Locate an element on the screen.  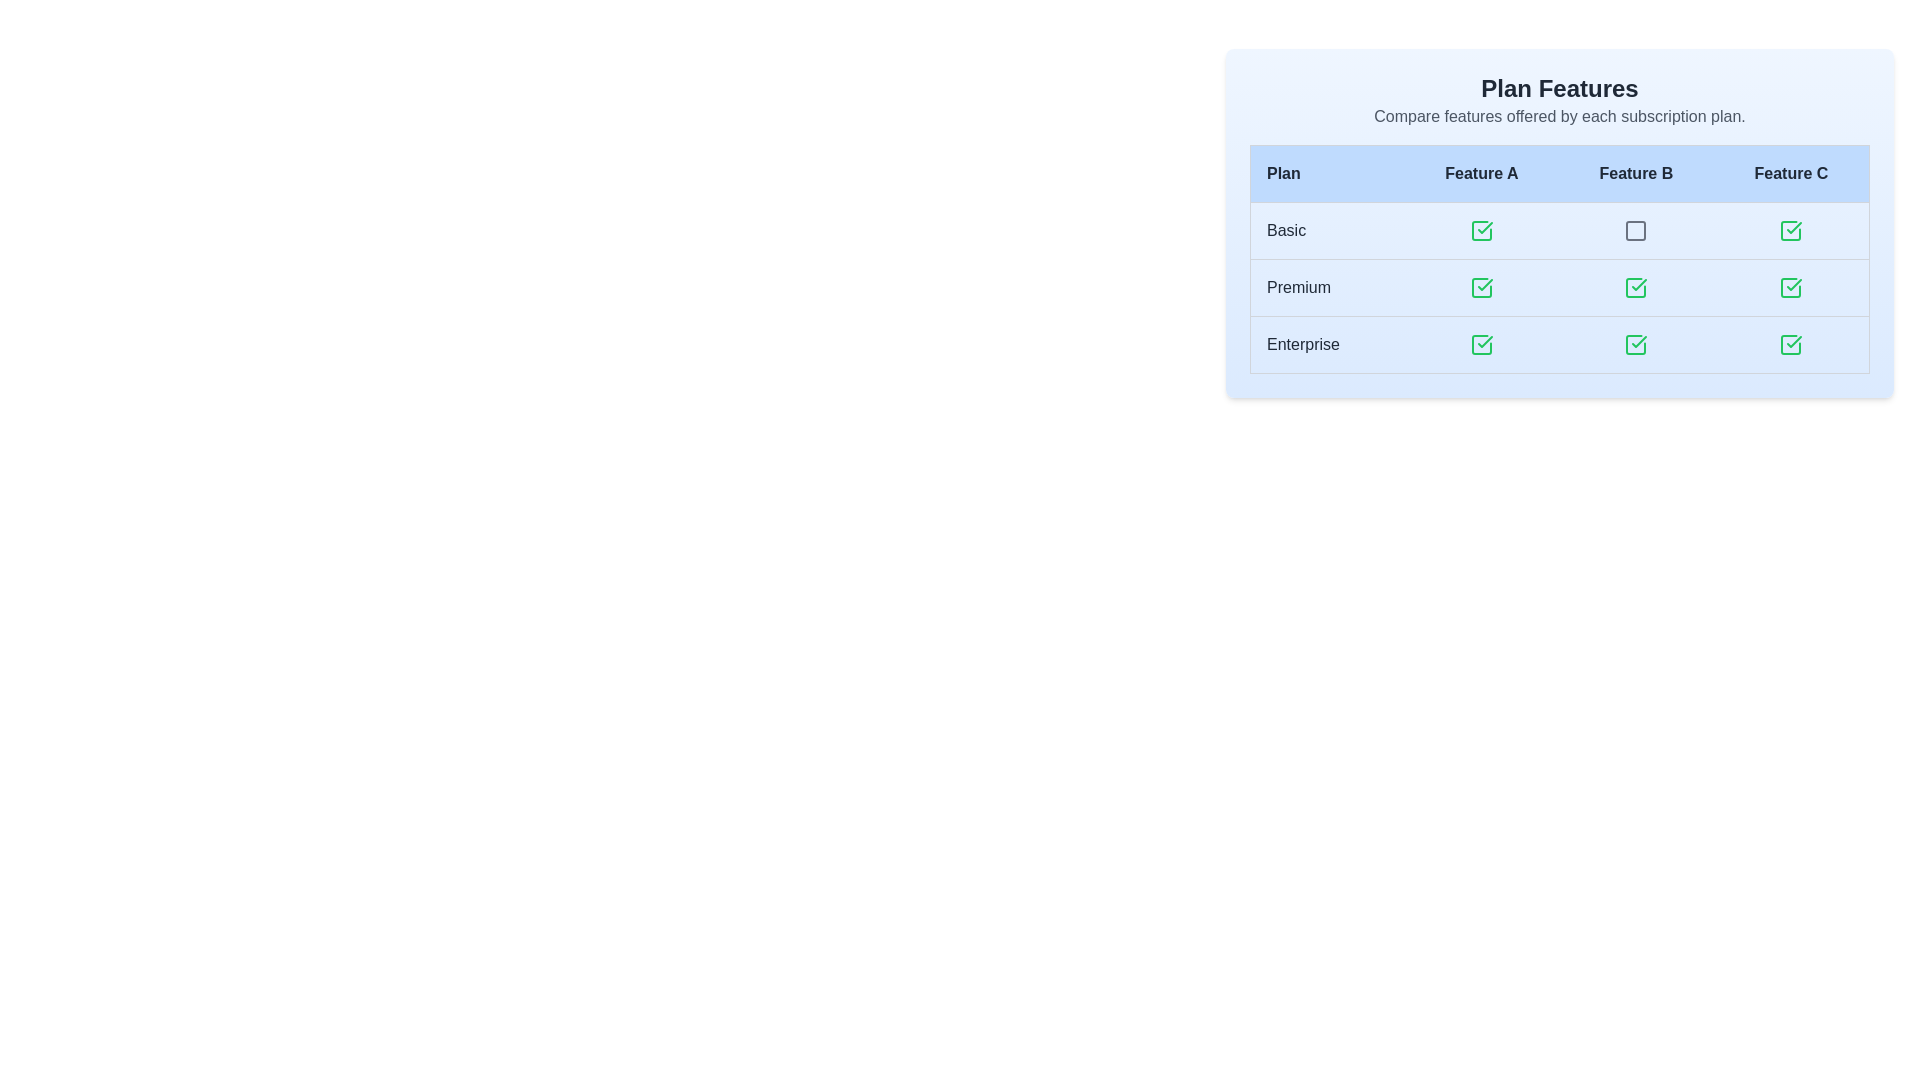
the graphical vector-based icon indicating a status in the 'Basic' row of the grid layout is located at coordinates (1481, 230).